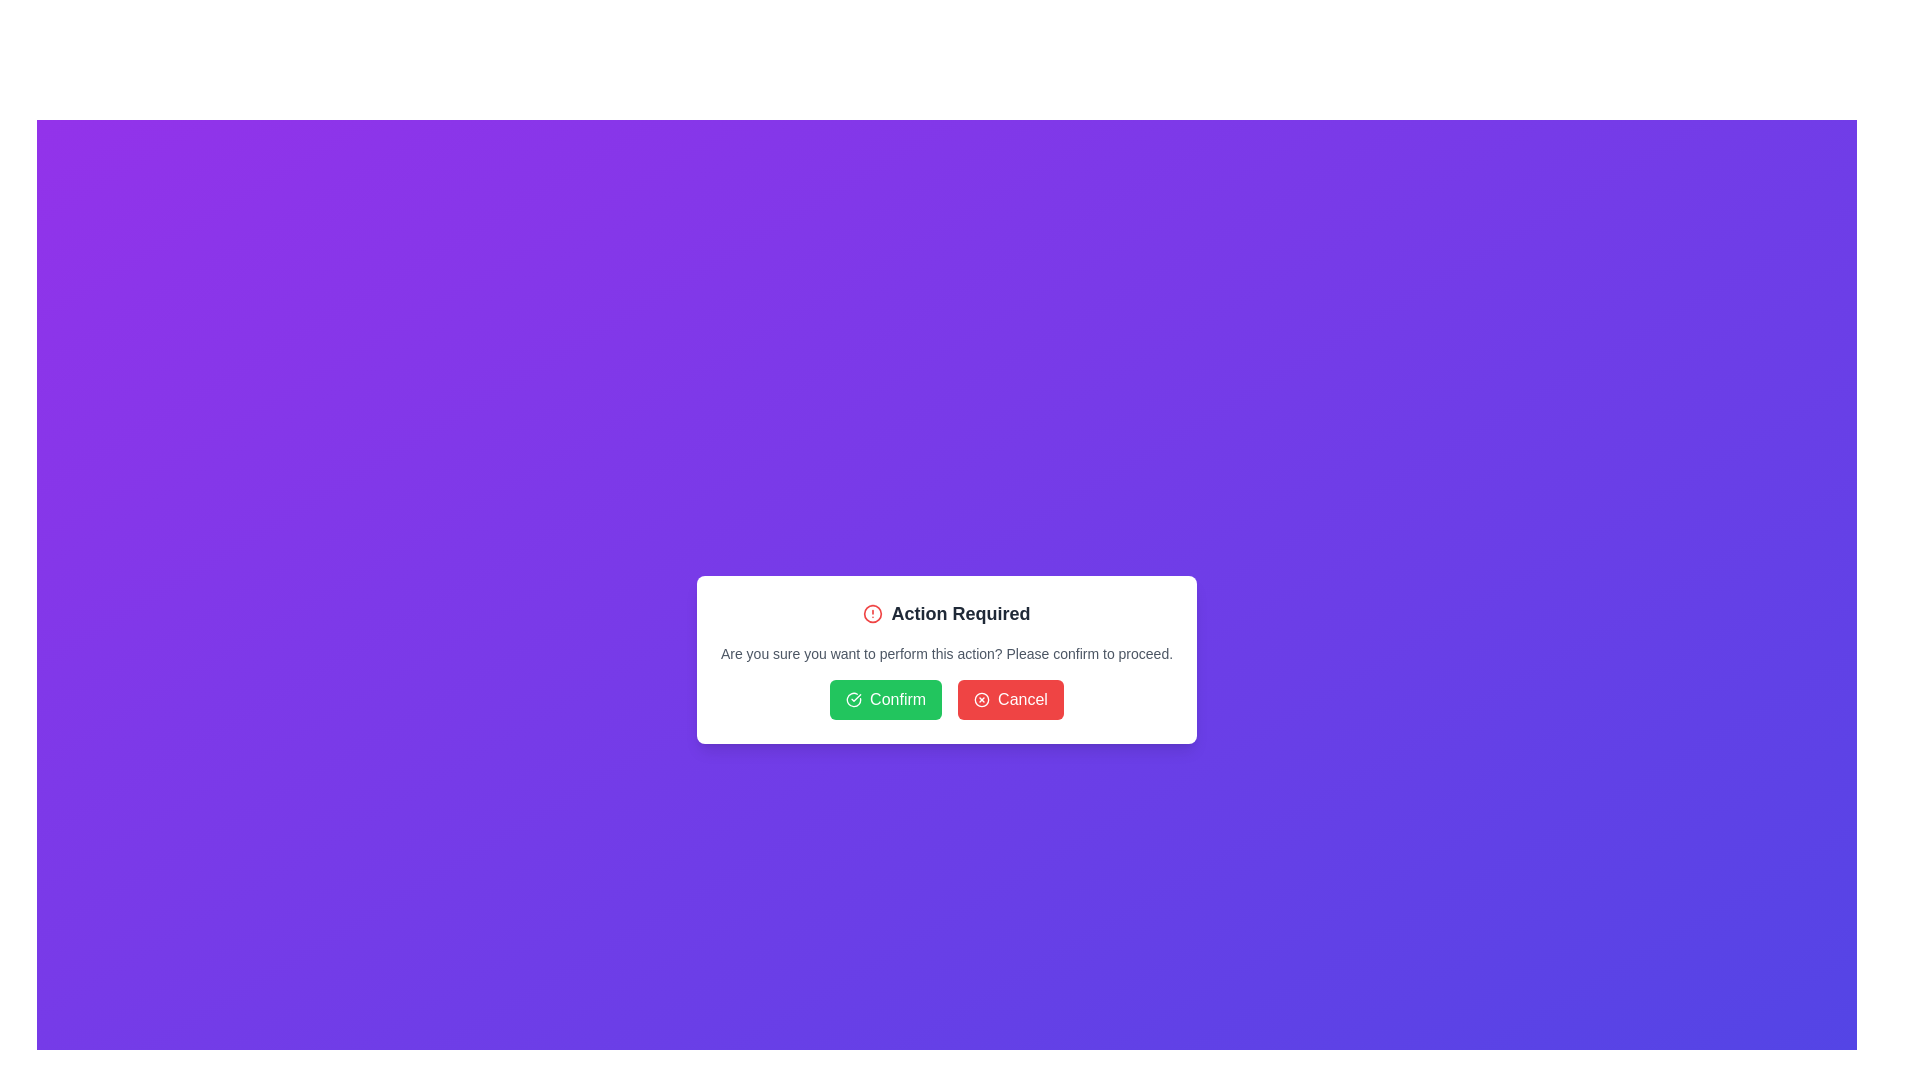 The height and width of the screenshot is (1080, 1920). What do you see at coordinates (873, 612) in the screenshot?
I see `the alert icon adjacent to the 'Action Required' text in the top-left corner of the dialog box` at bounding box center [873, 612].